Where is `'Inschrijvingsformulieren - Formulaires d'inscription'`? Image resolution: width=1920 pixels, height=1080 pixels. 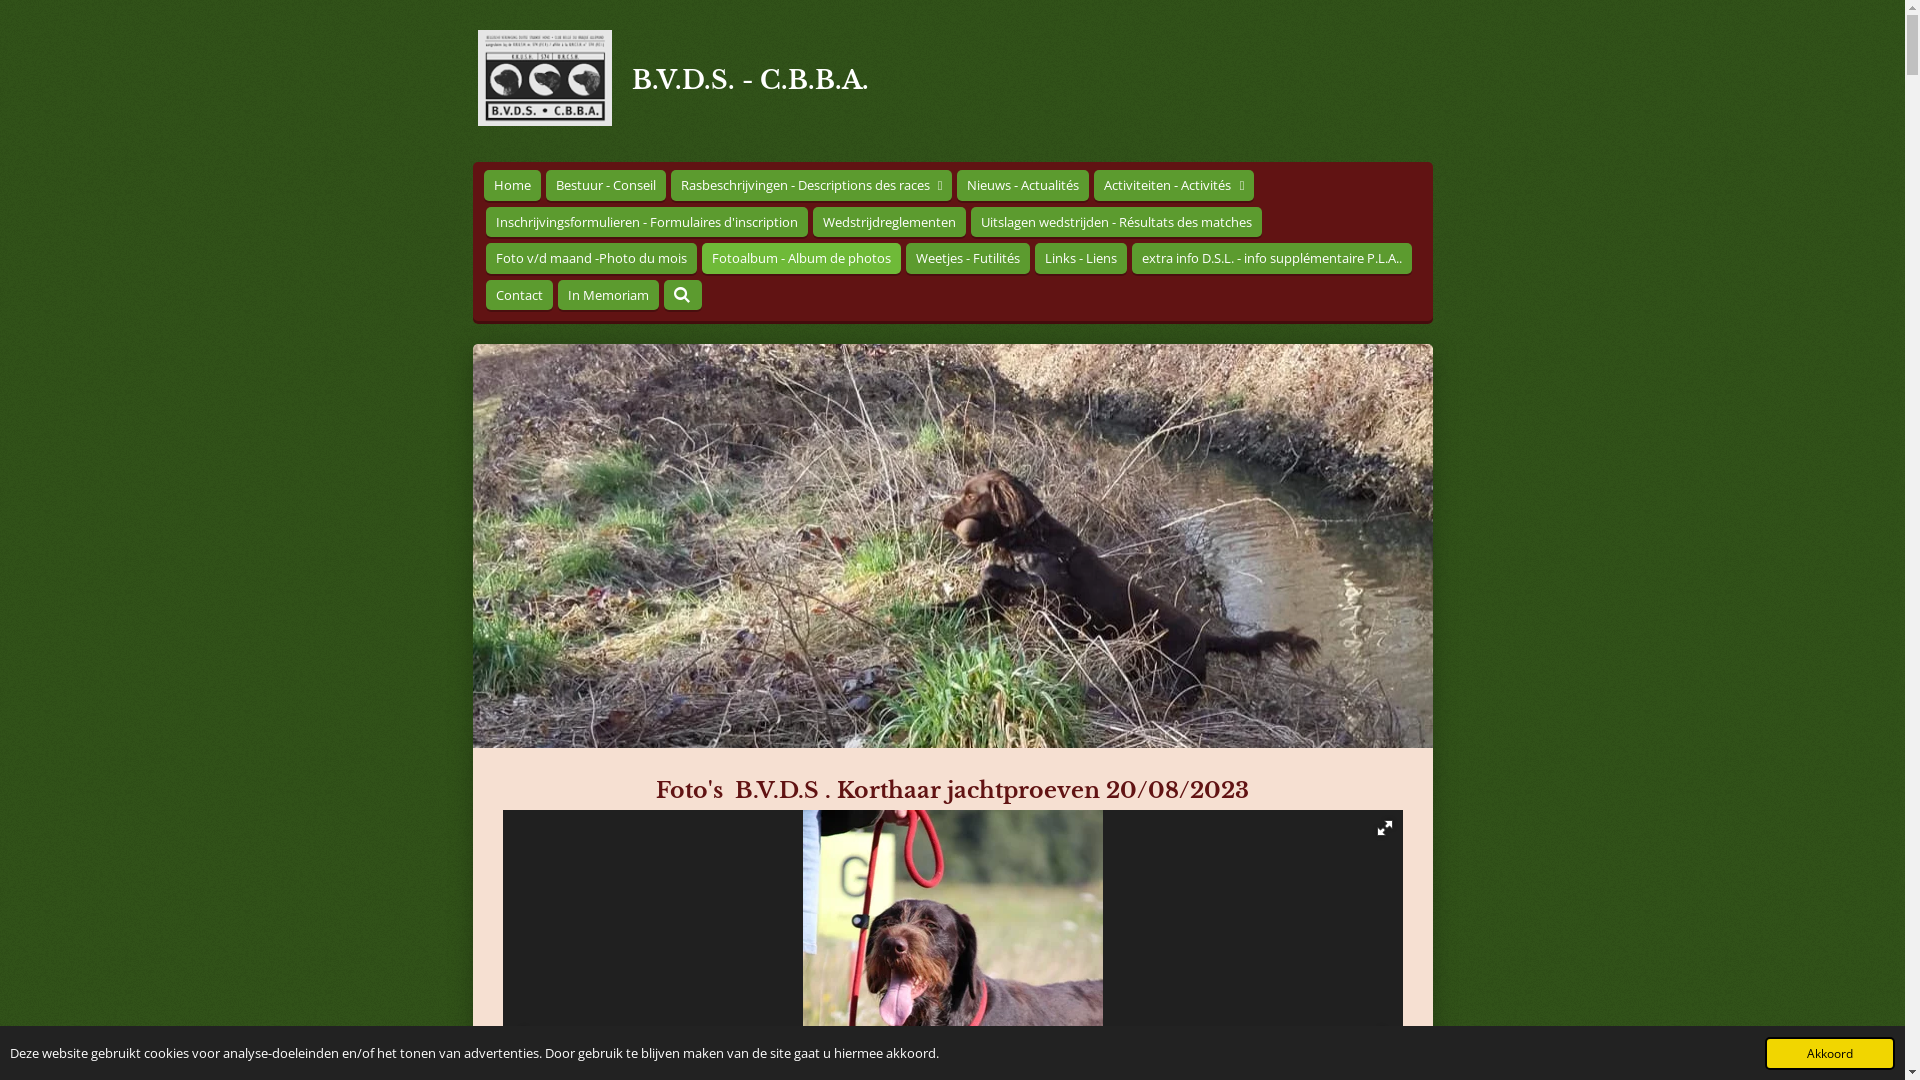 'Inschrijvingsformulieren - Formulaires d'inscription' is located at coordinates (647, 222).